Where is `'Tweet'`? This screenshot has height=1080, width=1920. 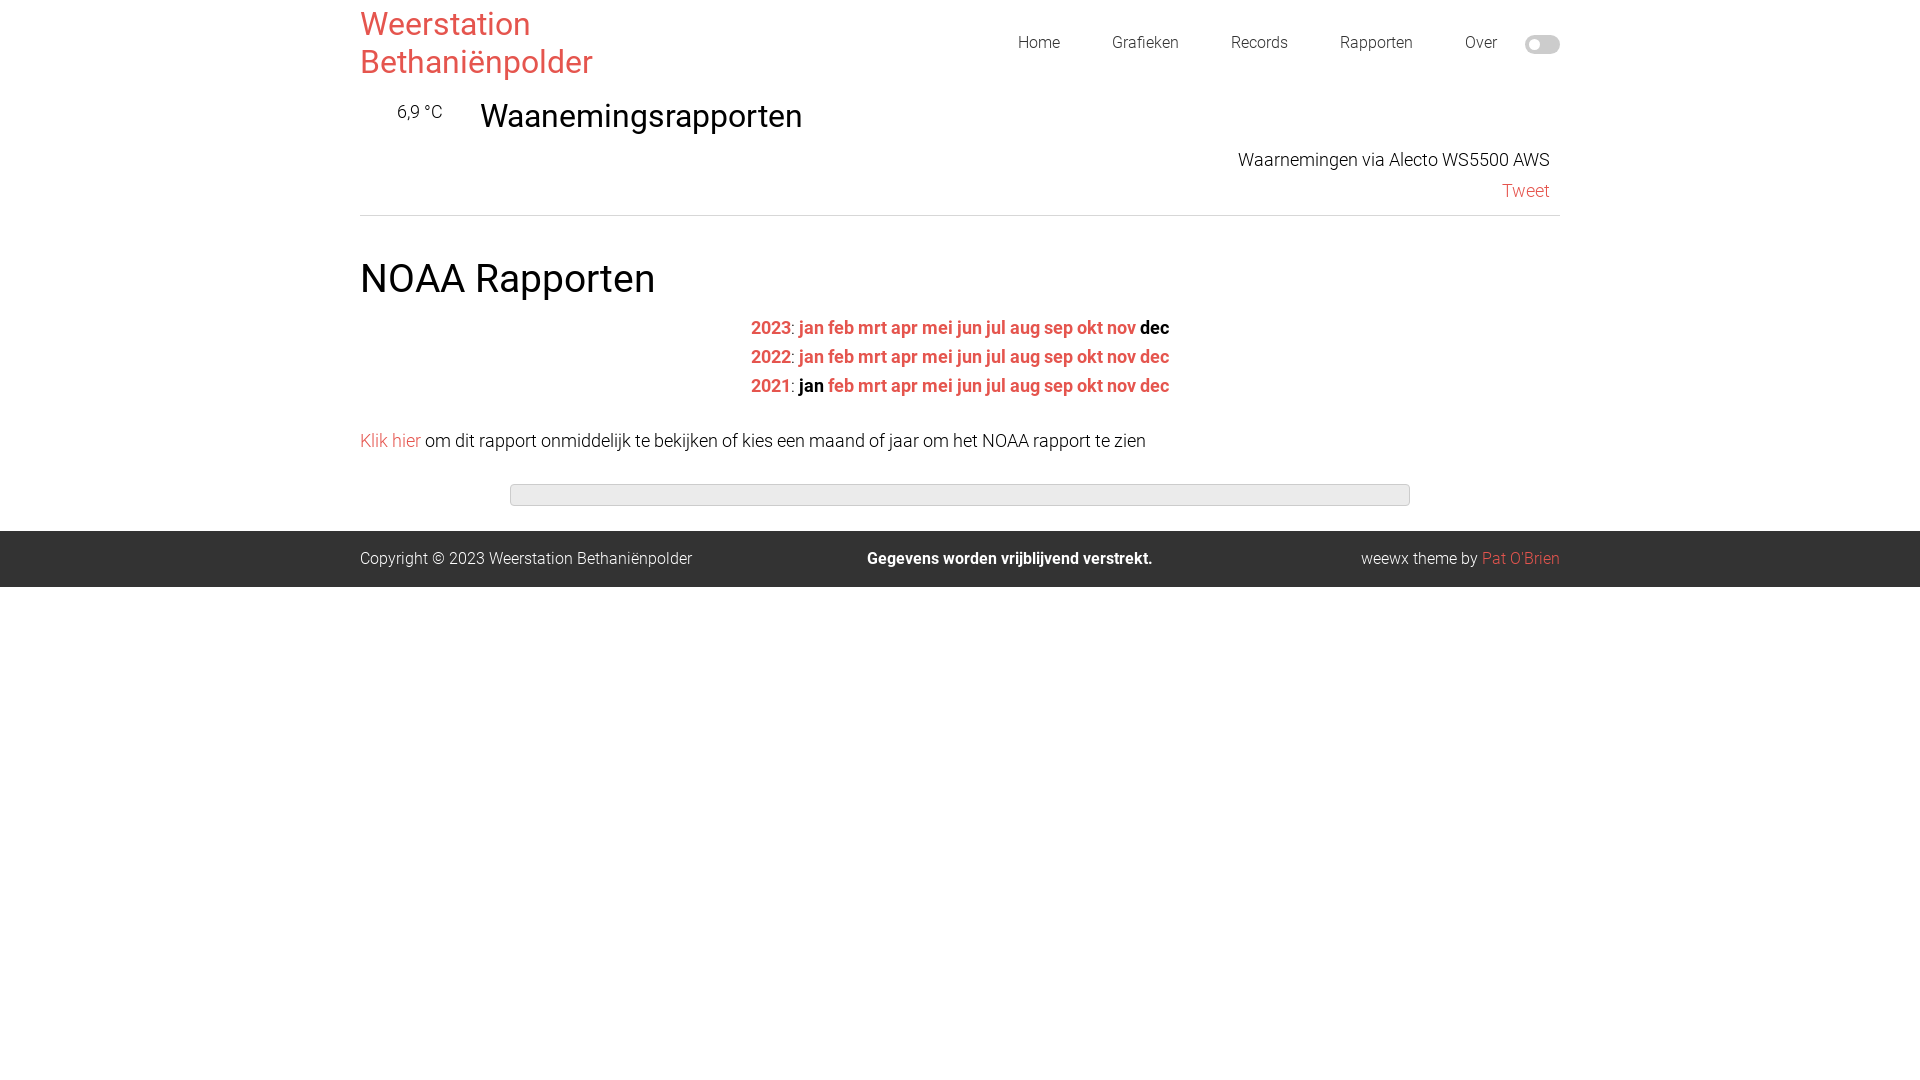
'Tweet' is located at coordinates (1502, 190).